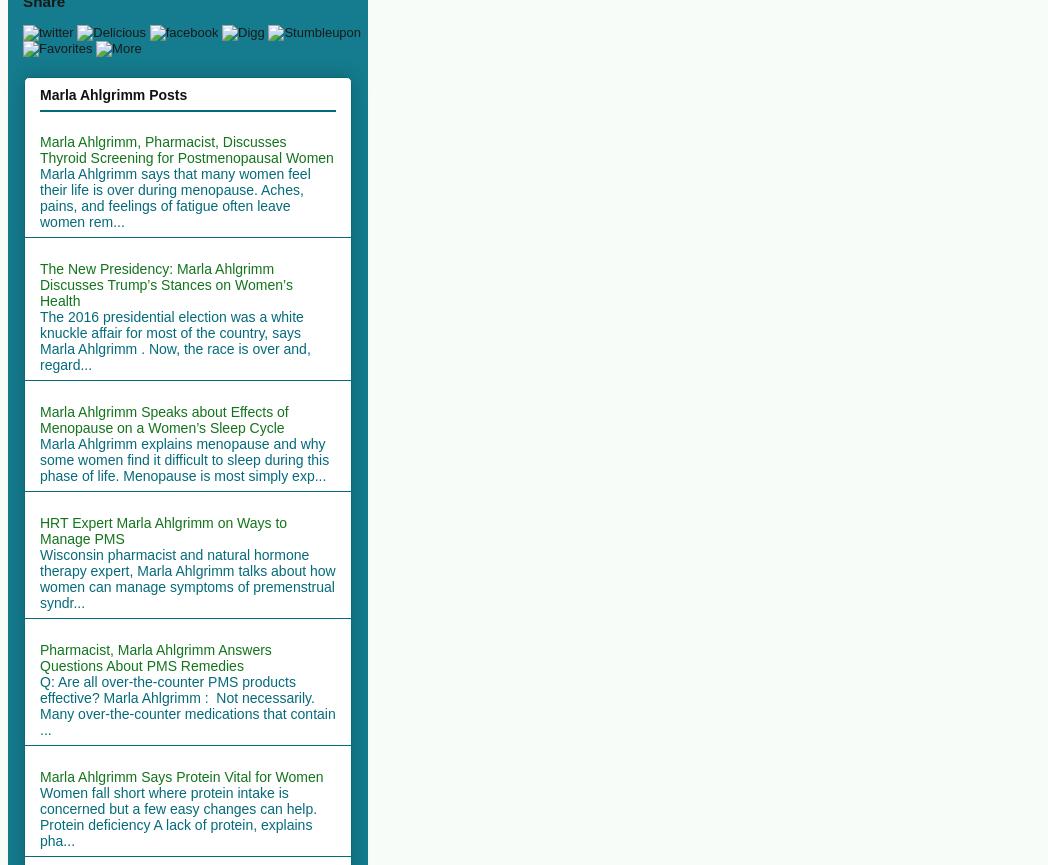 The image size is (1048, 865). I want to click on 'Q: Are all over-the-counter PMS products effective?     Marla Ahlgrimm :  Not necessarily. Many over-the-counter medications that contain ...', so click(186, 704).